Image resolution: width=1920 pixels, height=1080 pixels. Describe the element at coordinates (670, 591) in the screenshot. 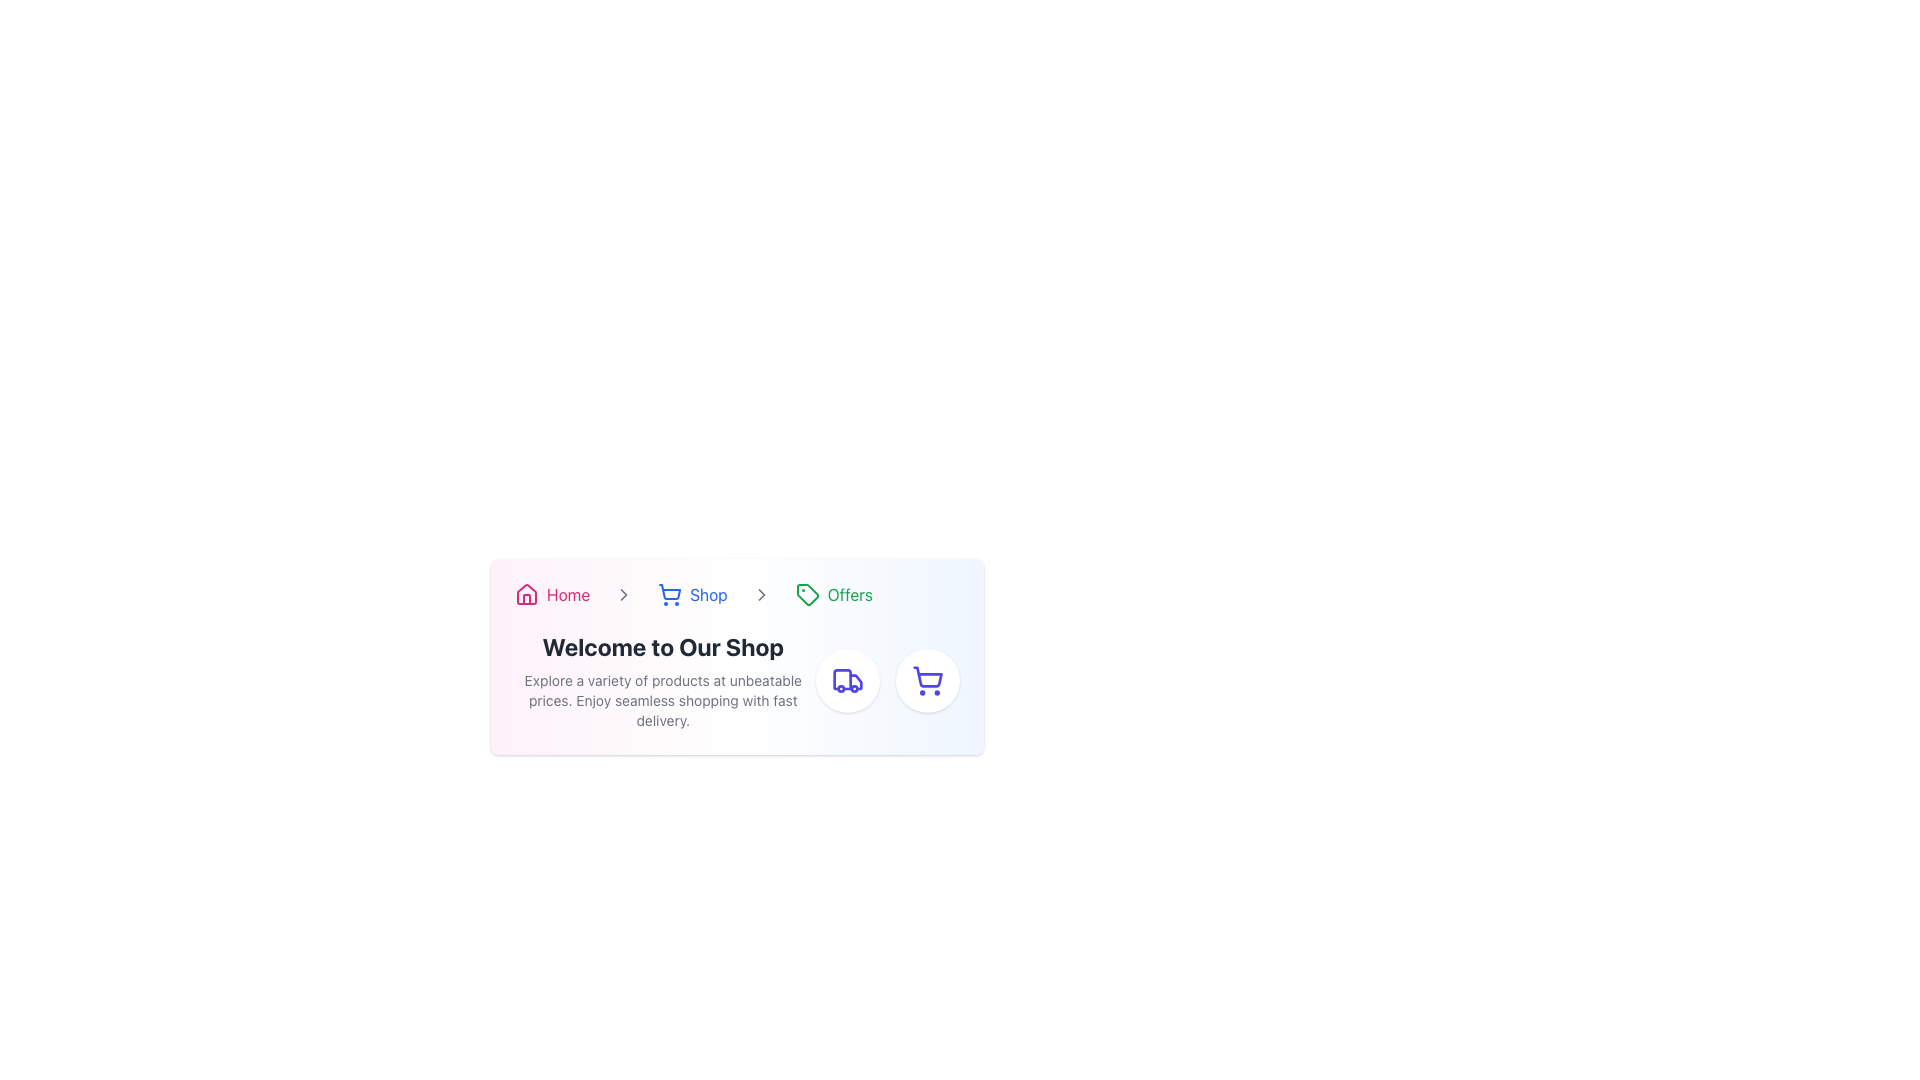

I see `the shopping cart icon, which is the second icon from the left in the breadcrumb trail at the top middle of the card-like interface` at that location.